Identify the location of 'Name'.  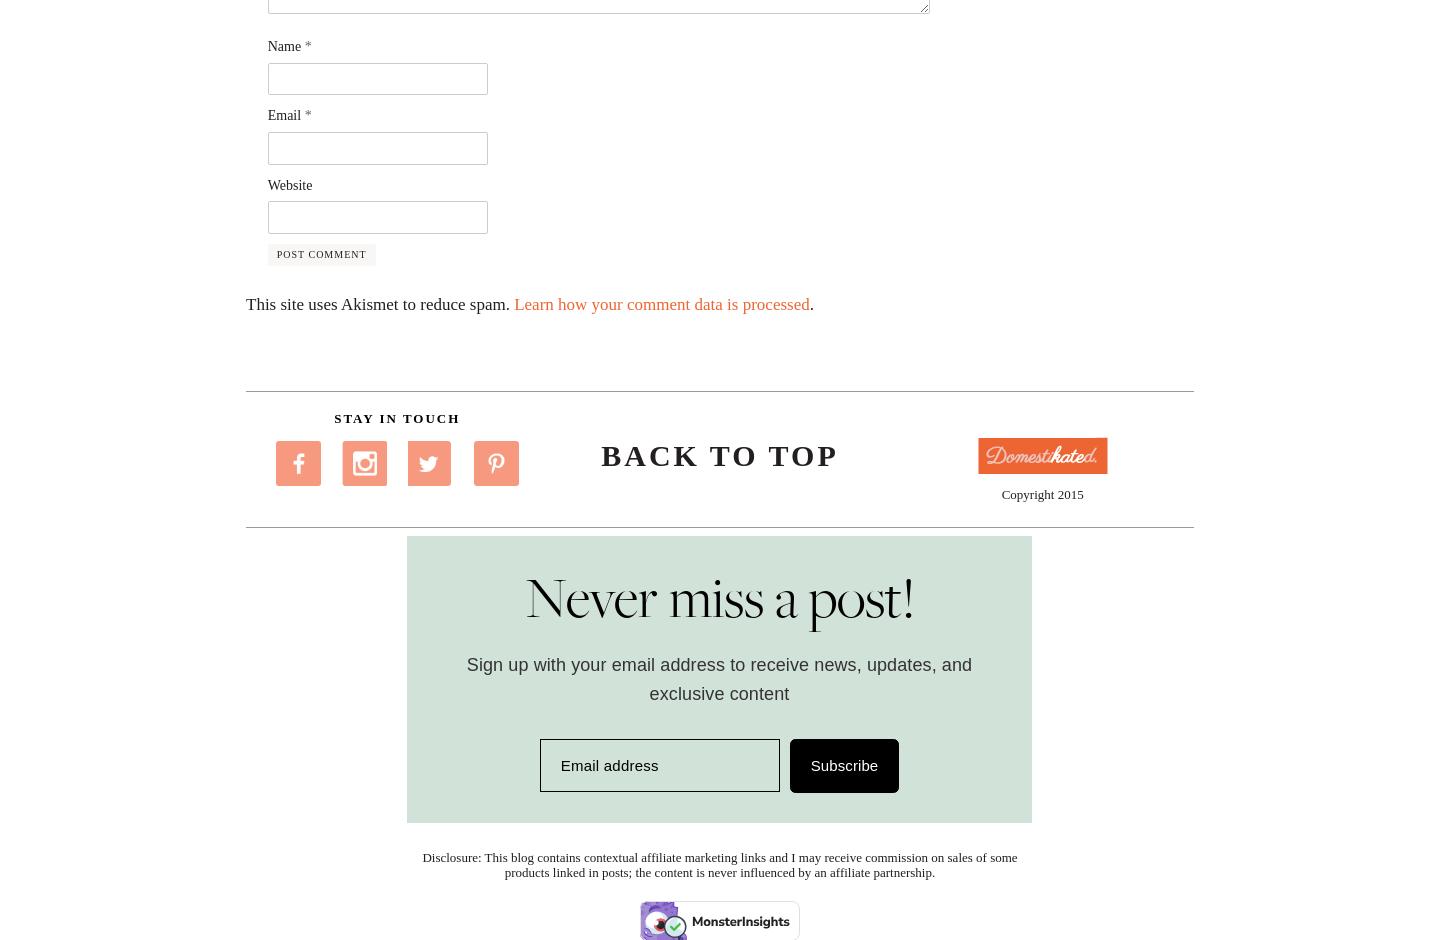
(284, 45).